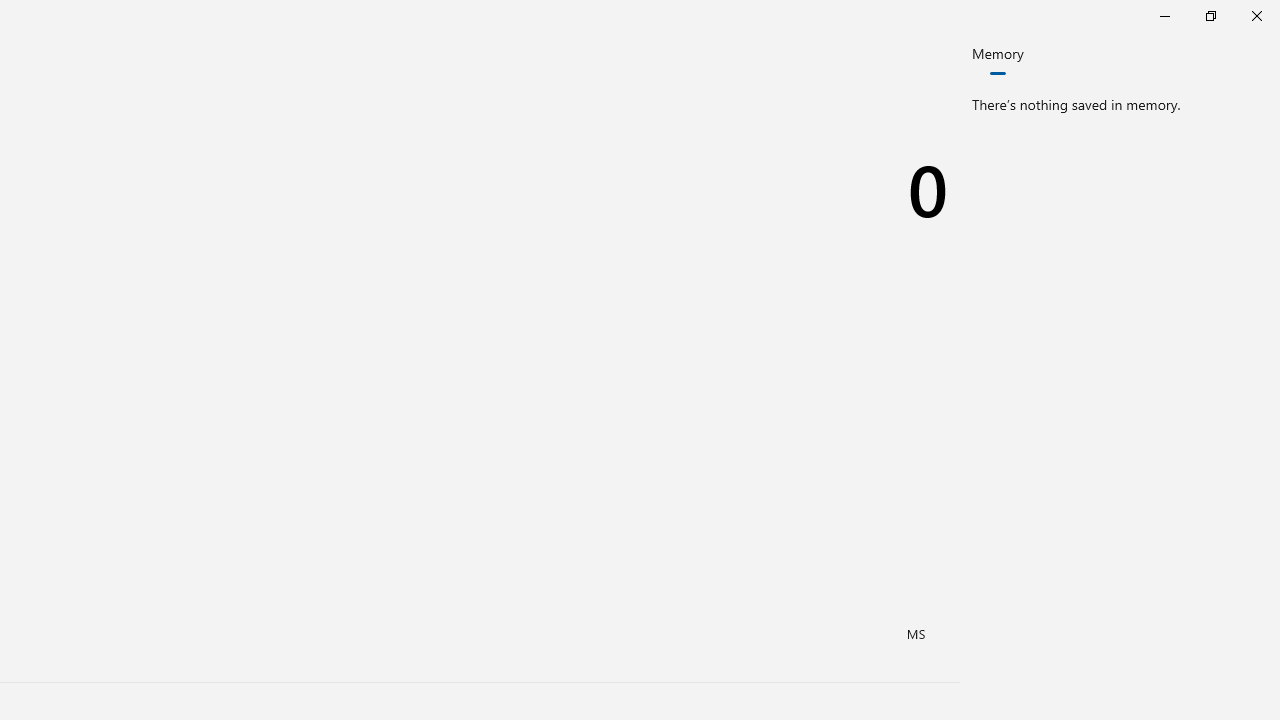 The image size is (1280, 720). Describe the element at coordinates (916, 635) in the screenshot. I see `'Memory store'` at that location.